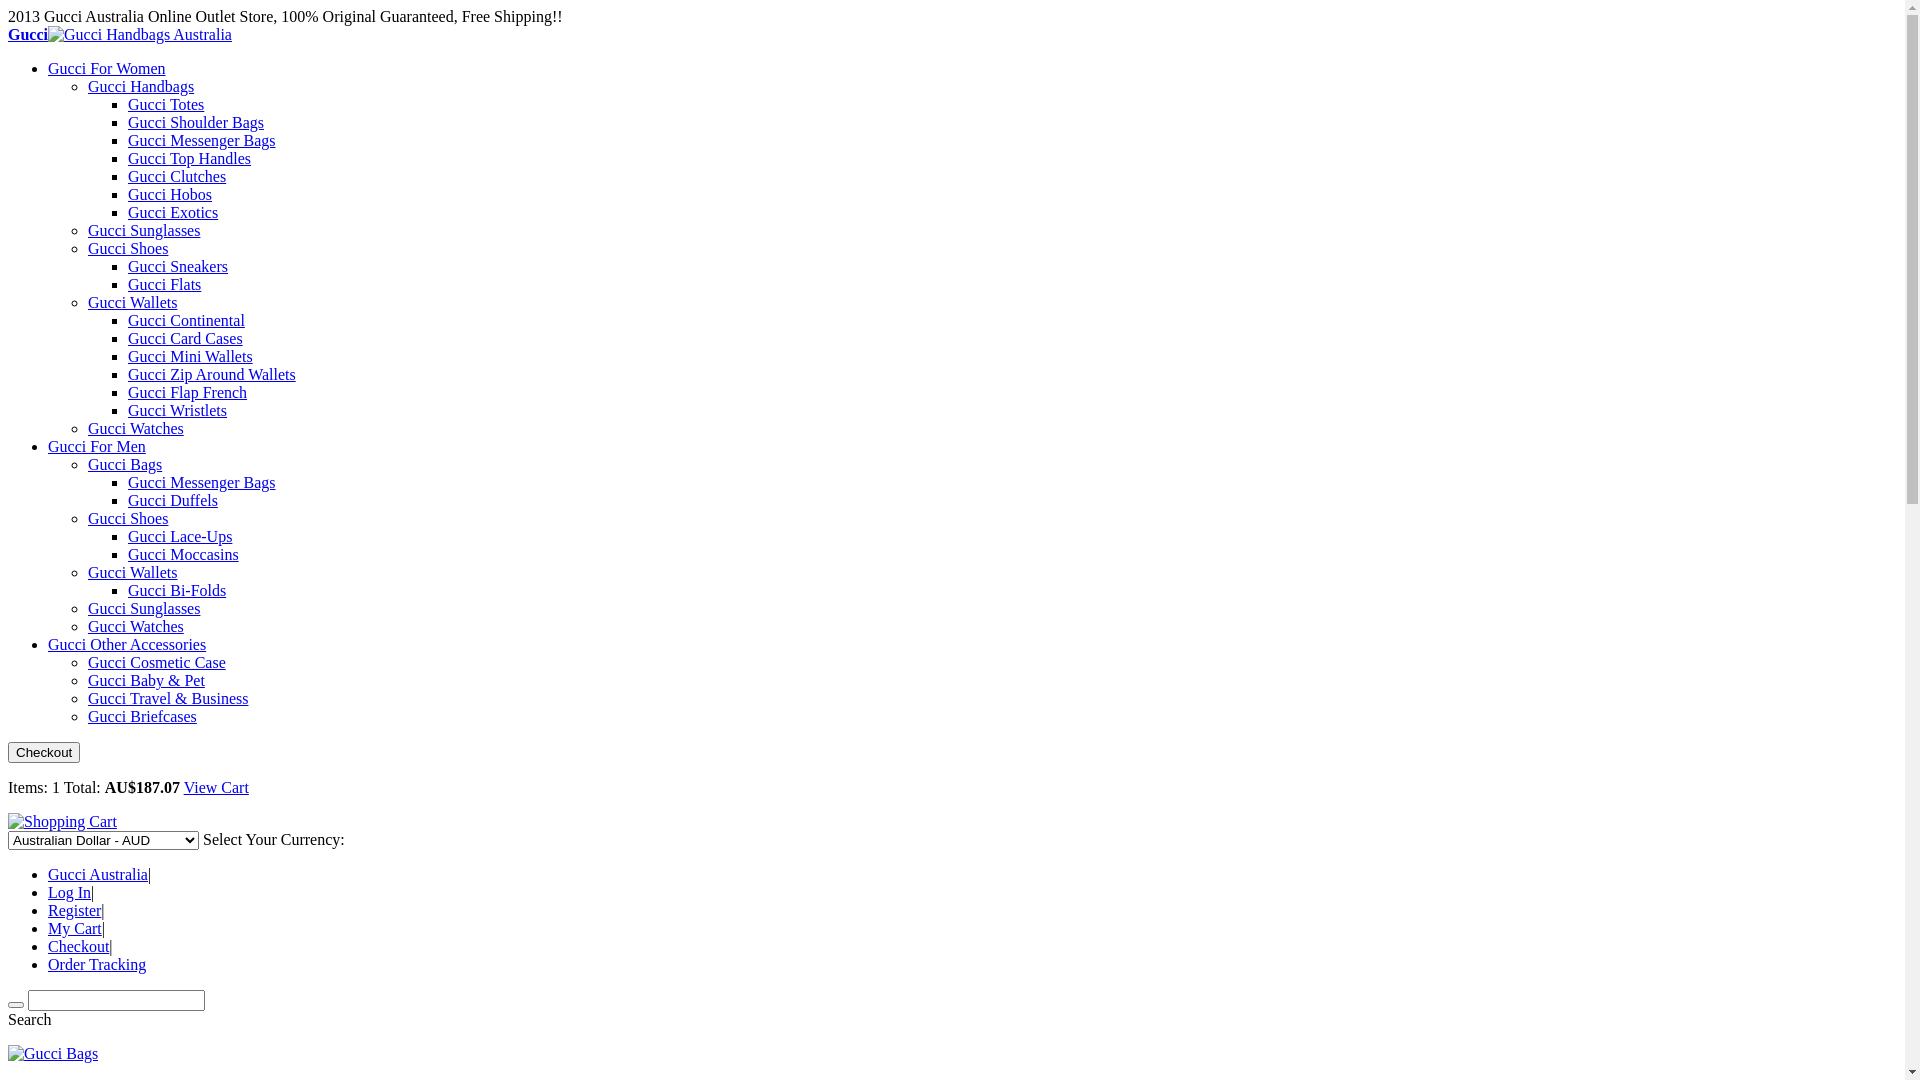  I want to click on 'Gucci Cosmetic Case', so click(156, 662).